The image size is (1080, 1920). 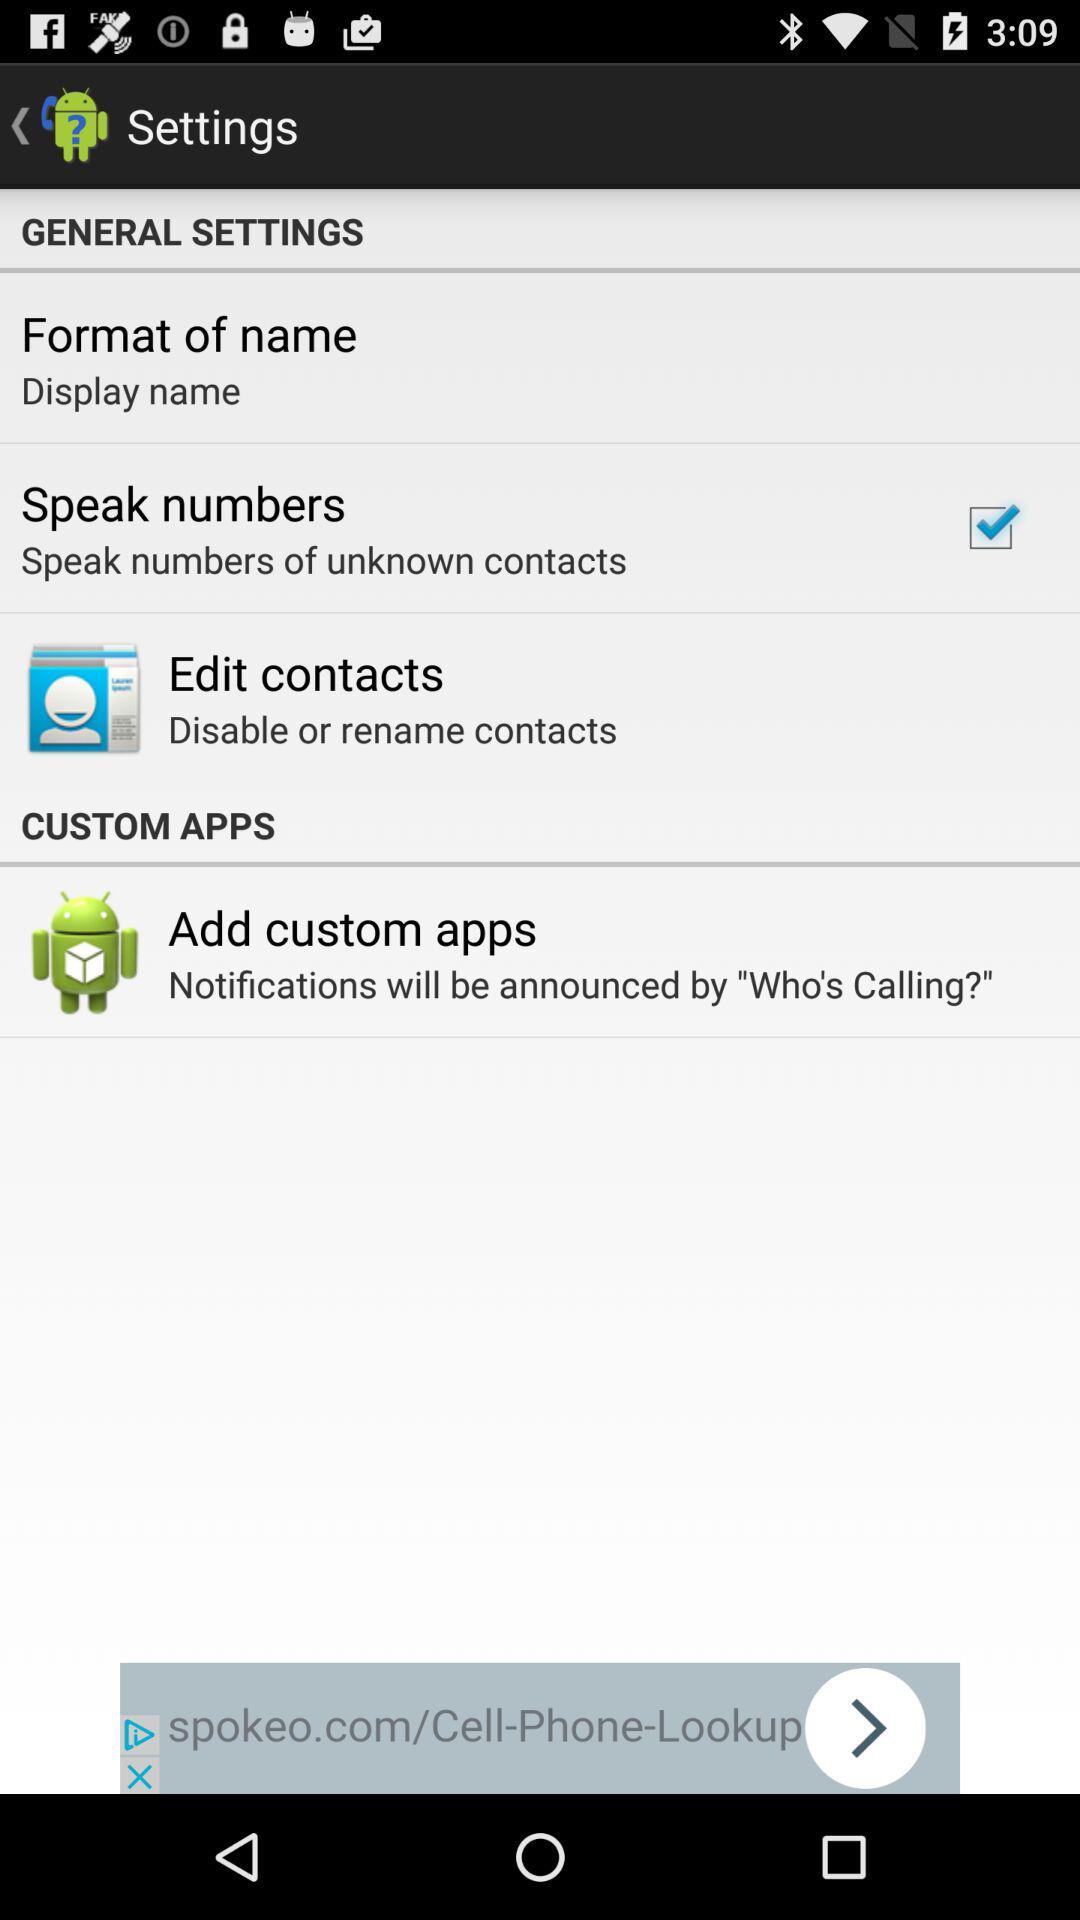 I want to click on advertisement, so click(x=540, y=1727).